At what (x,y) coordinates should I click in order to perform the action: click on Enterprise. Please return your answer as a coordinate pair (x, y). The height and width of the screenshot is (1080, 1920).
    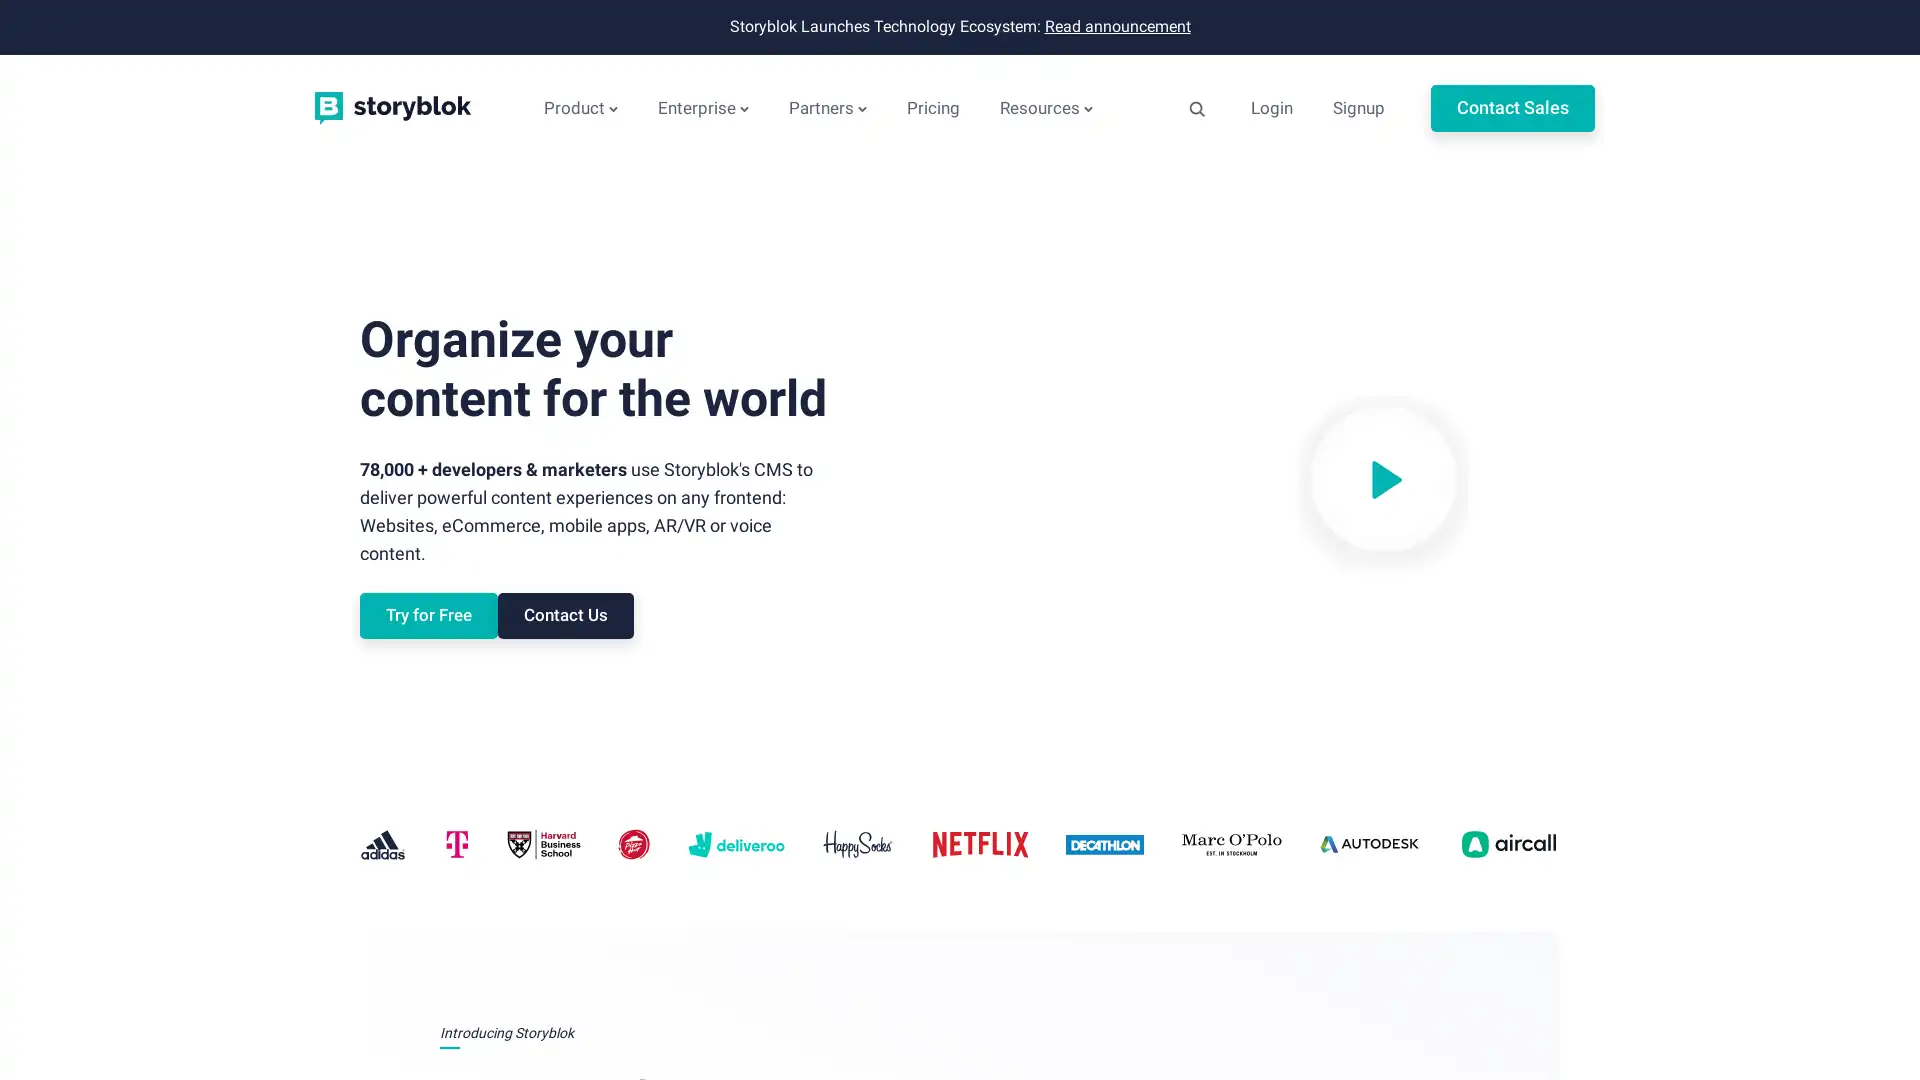
    Looking at the image, I should click on (703, 108).